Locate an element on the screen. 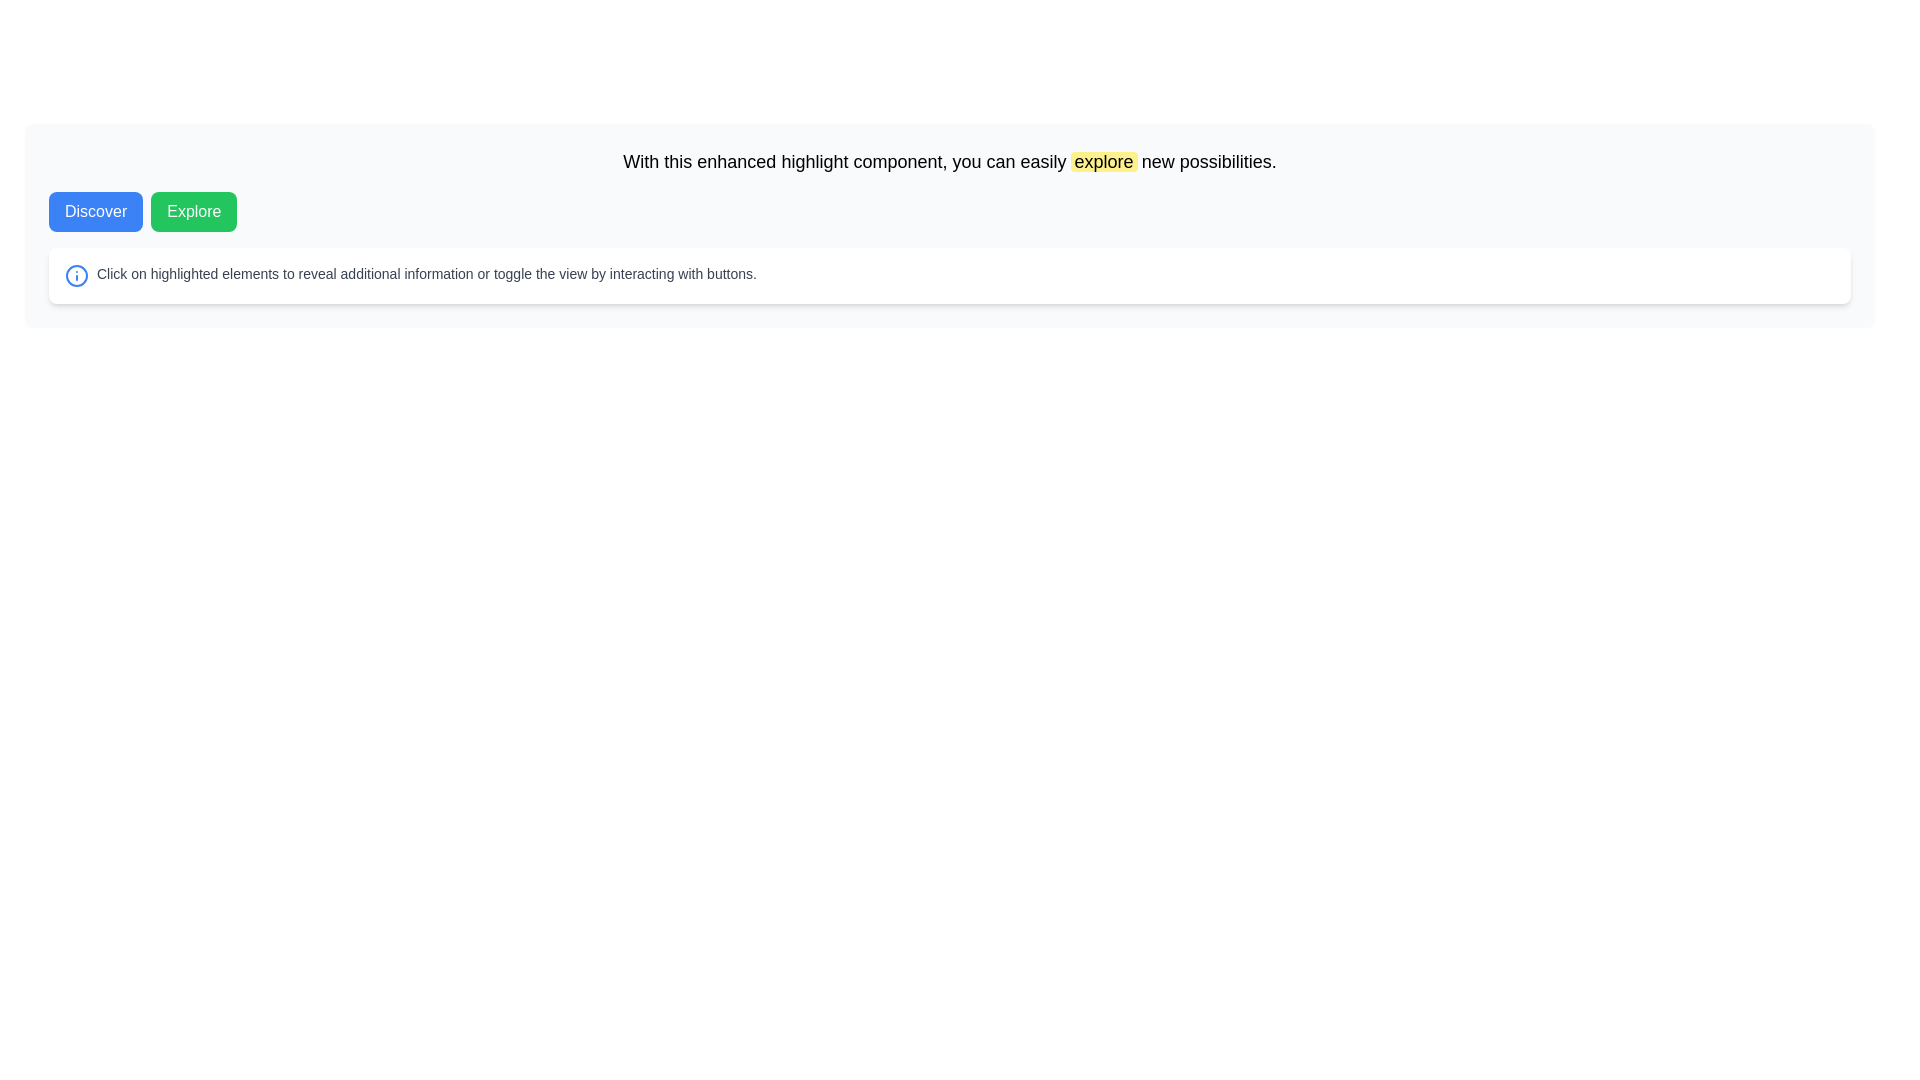 This screenshot has width=1920, height=1080. the leftmost button in the horizontal layout that navigates to the 'Discover' feature is located at coordinates (95, 212).